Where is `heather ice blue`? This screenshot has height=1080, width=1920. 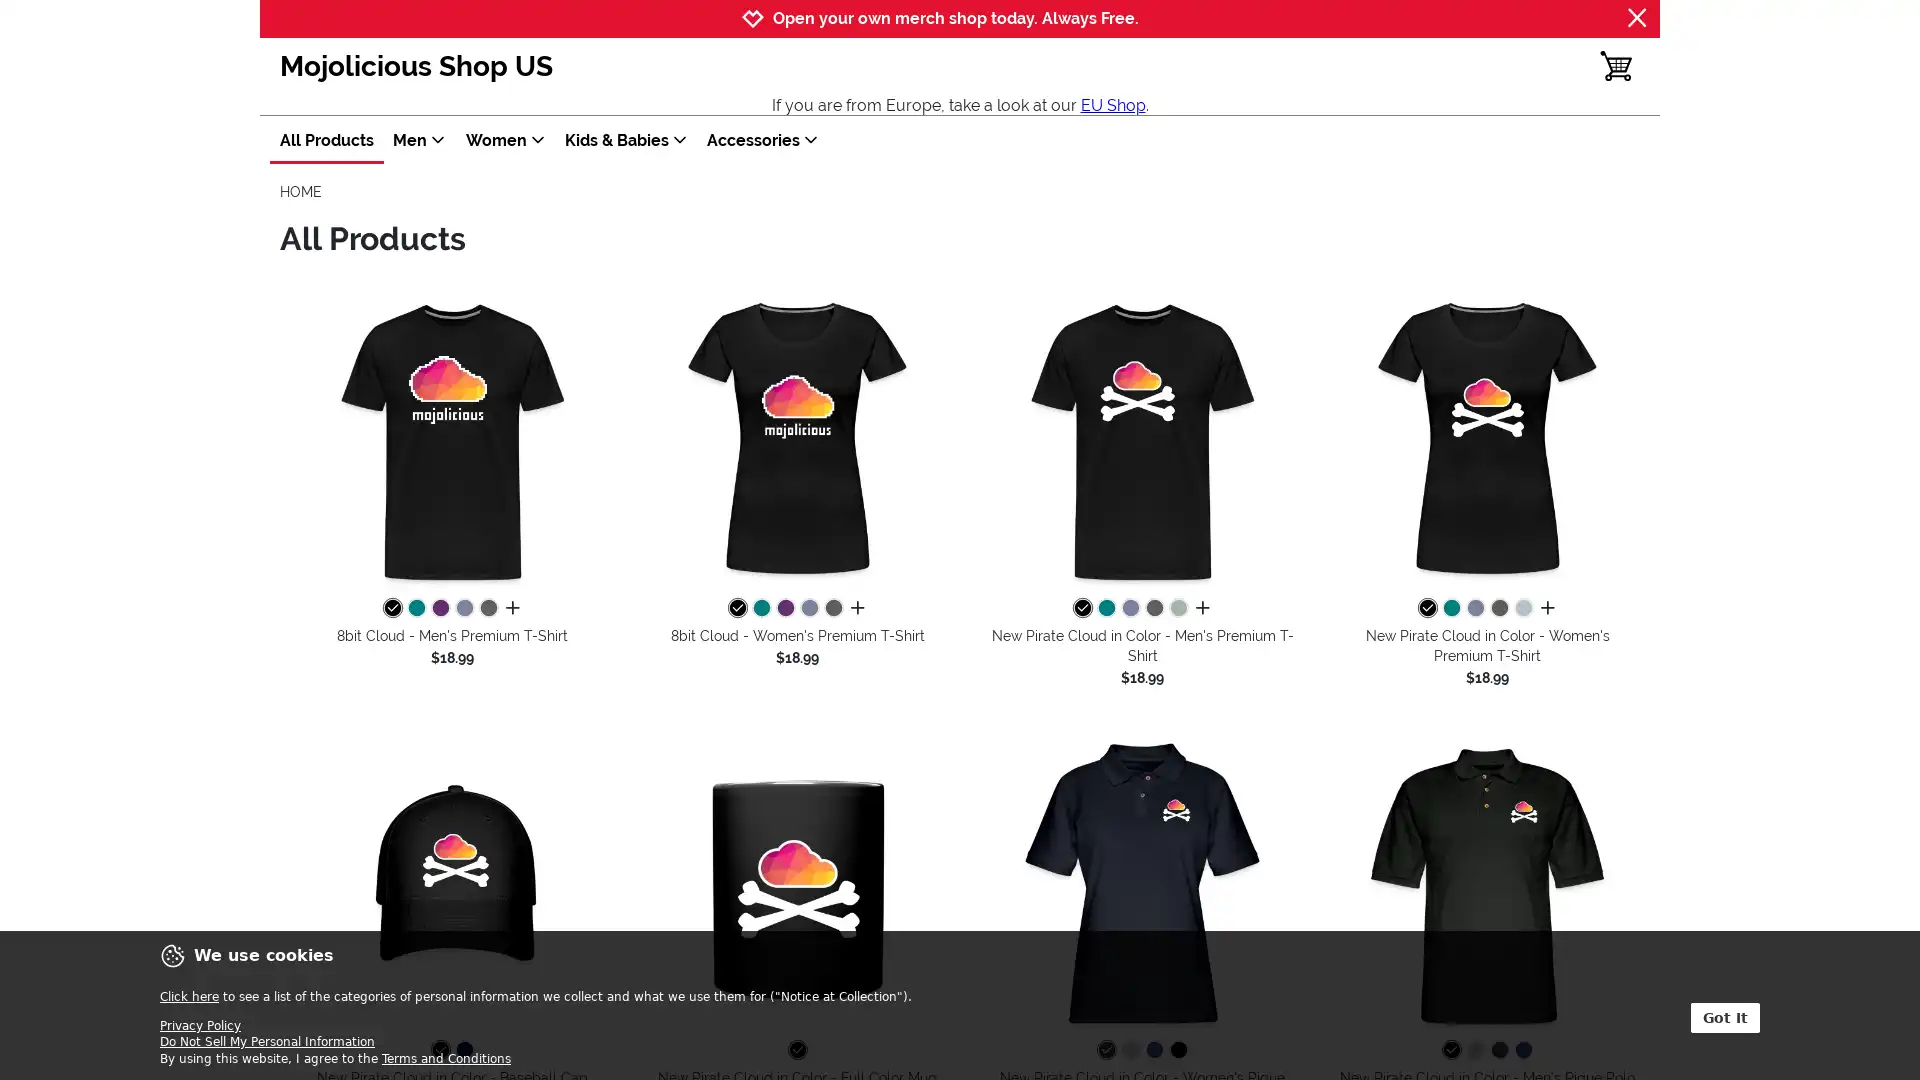
heather ice blue is located at coordinates (1521, 608).